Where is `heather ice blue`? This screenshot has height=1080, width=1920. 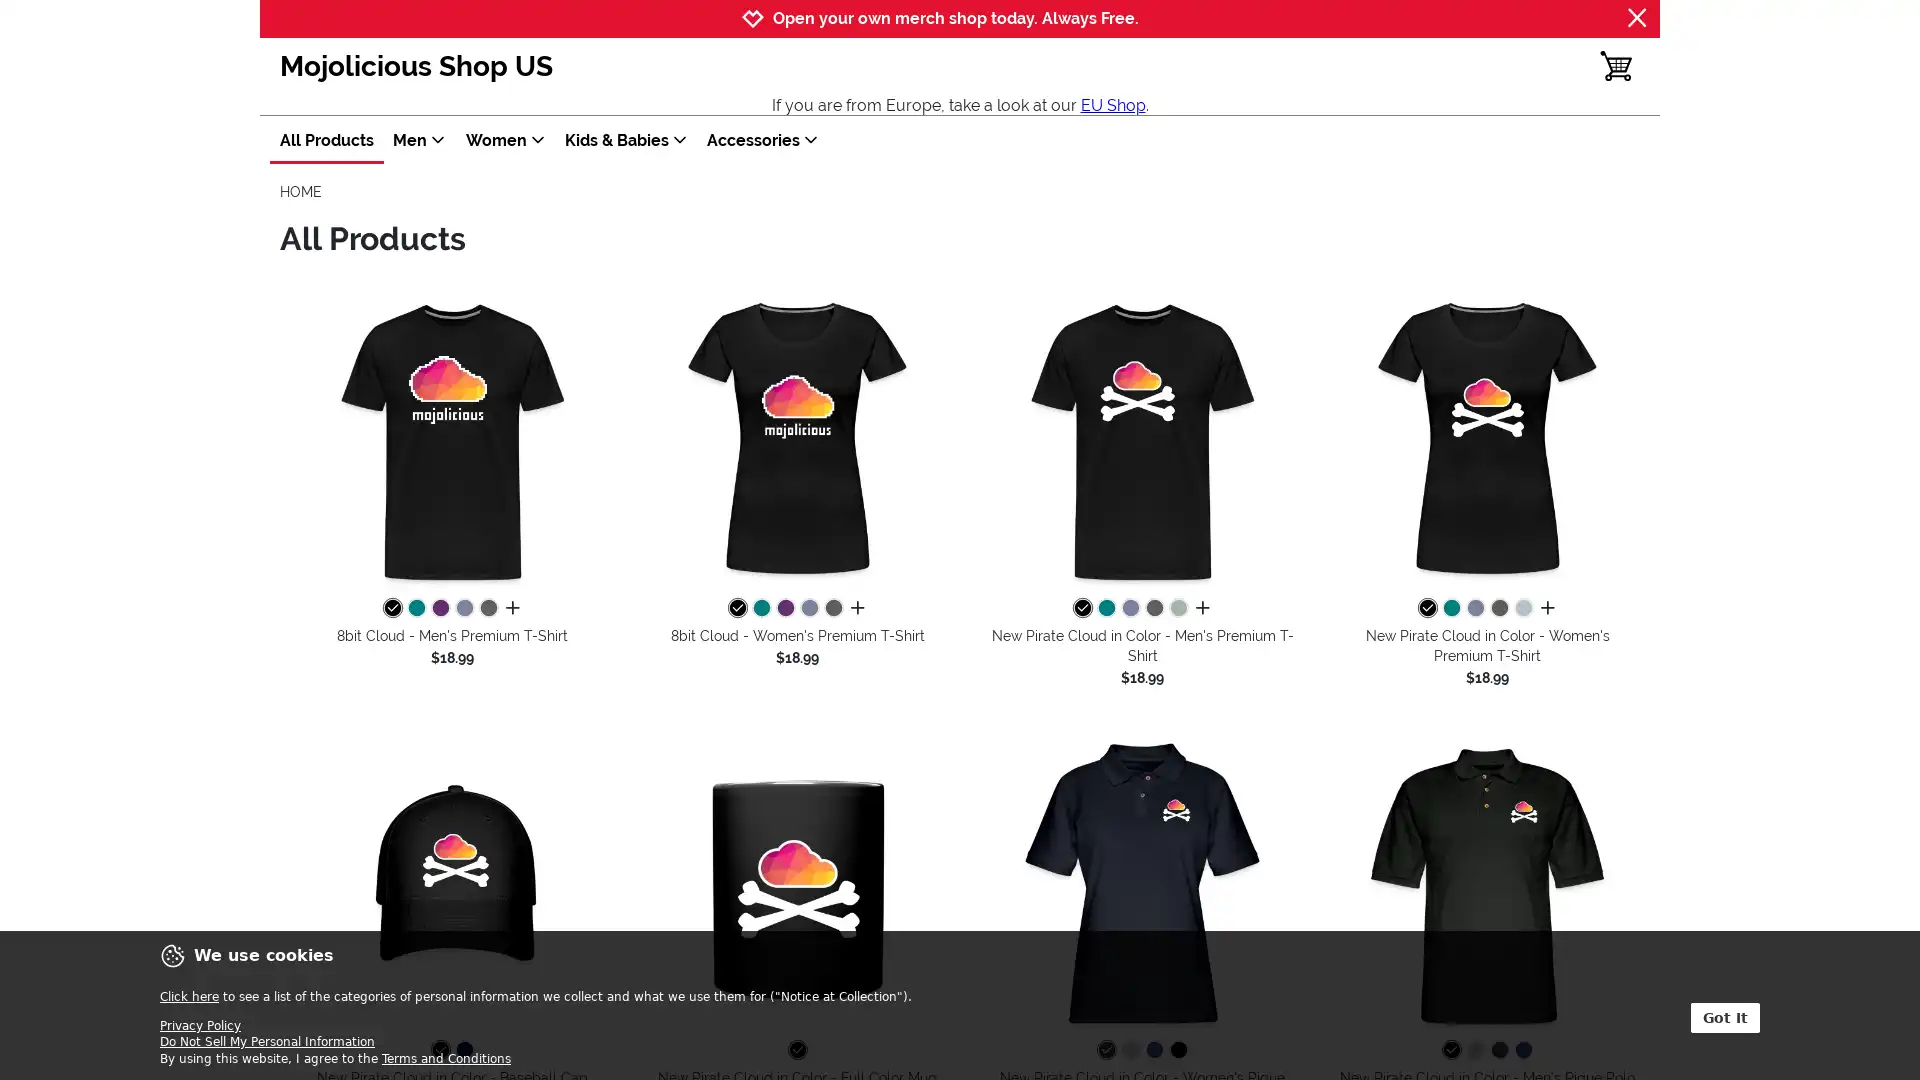
heather ice blue is located at coordinates (1521, 608).